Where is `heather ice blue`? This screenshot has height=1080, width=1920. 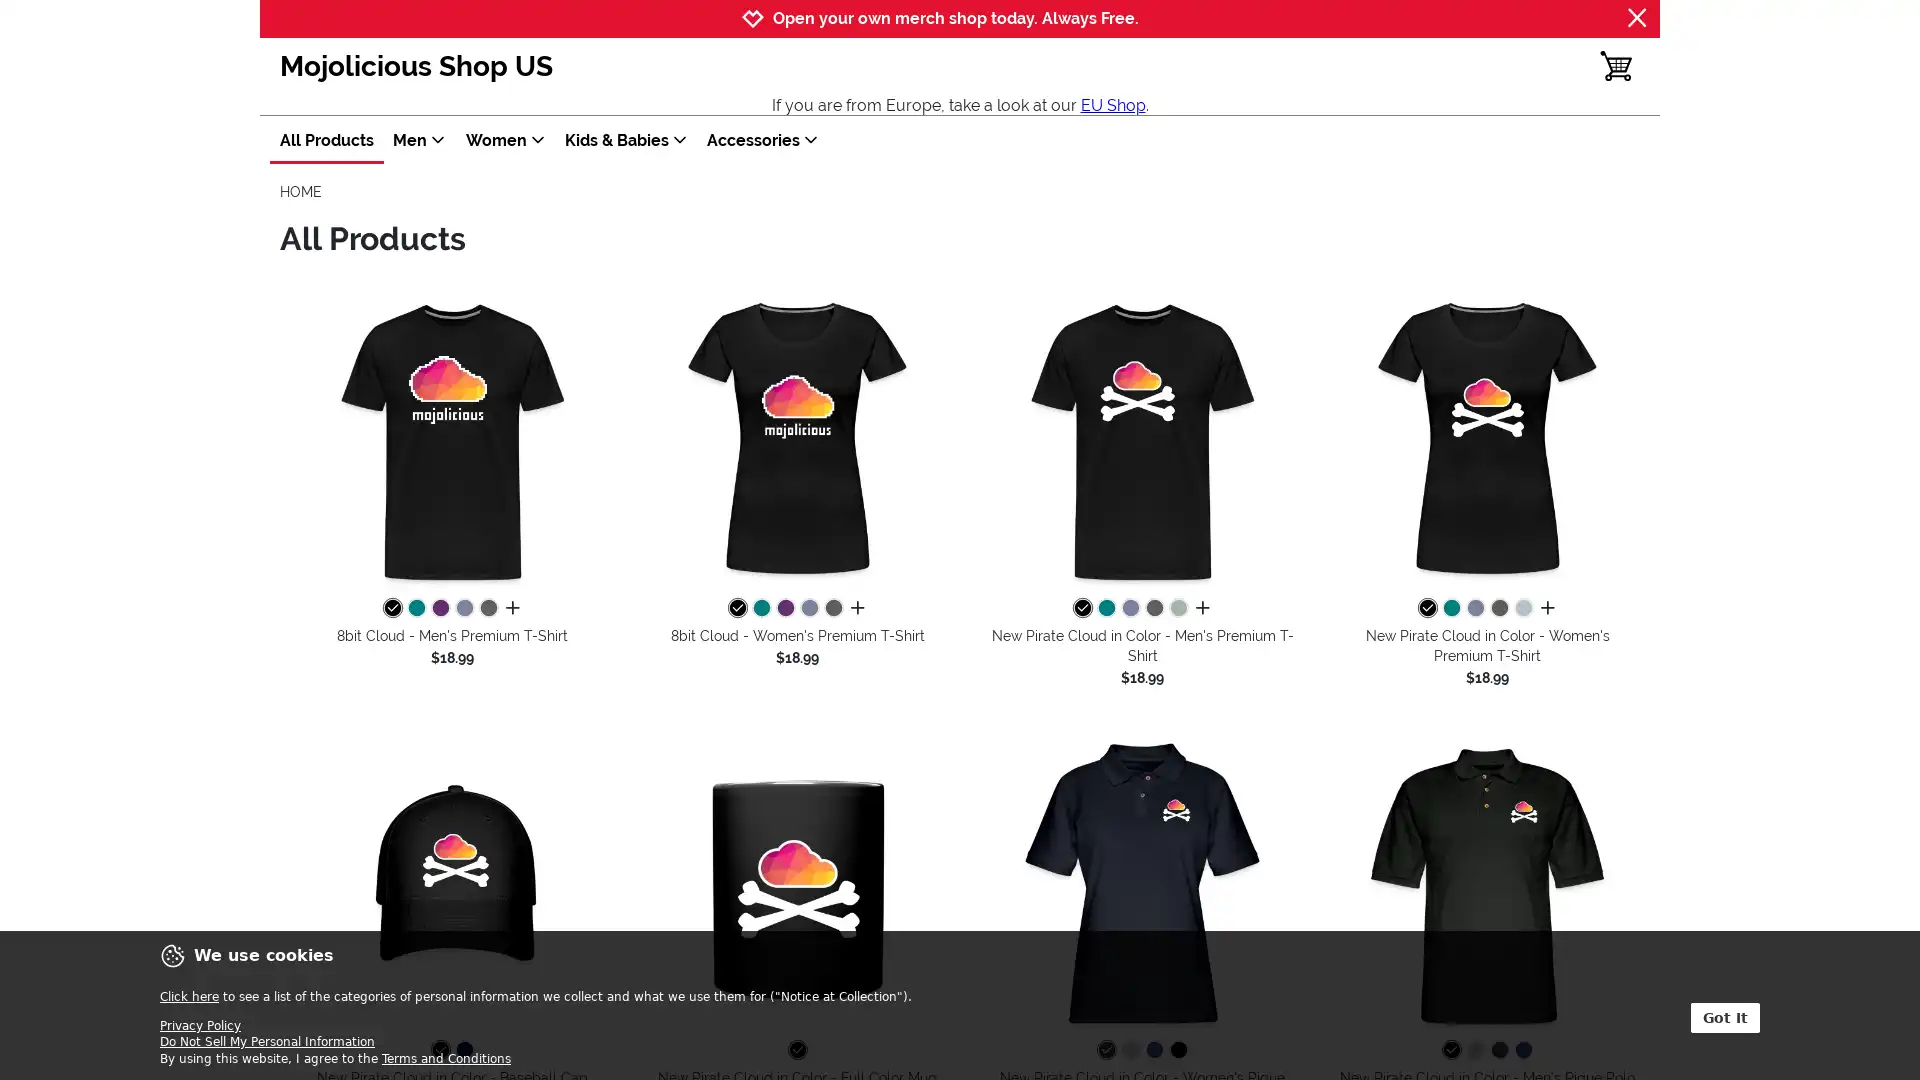
heather ice blue is located at coordinates (1521, 608).